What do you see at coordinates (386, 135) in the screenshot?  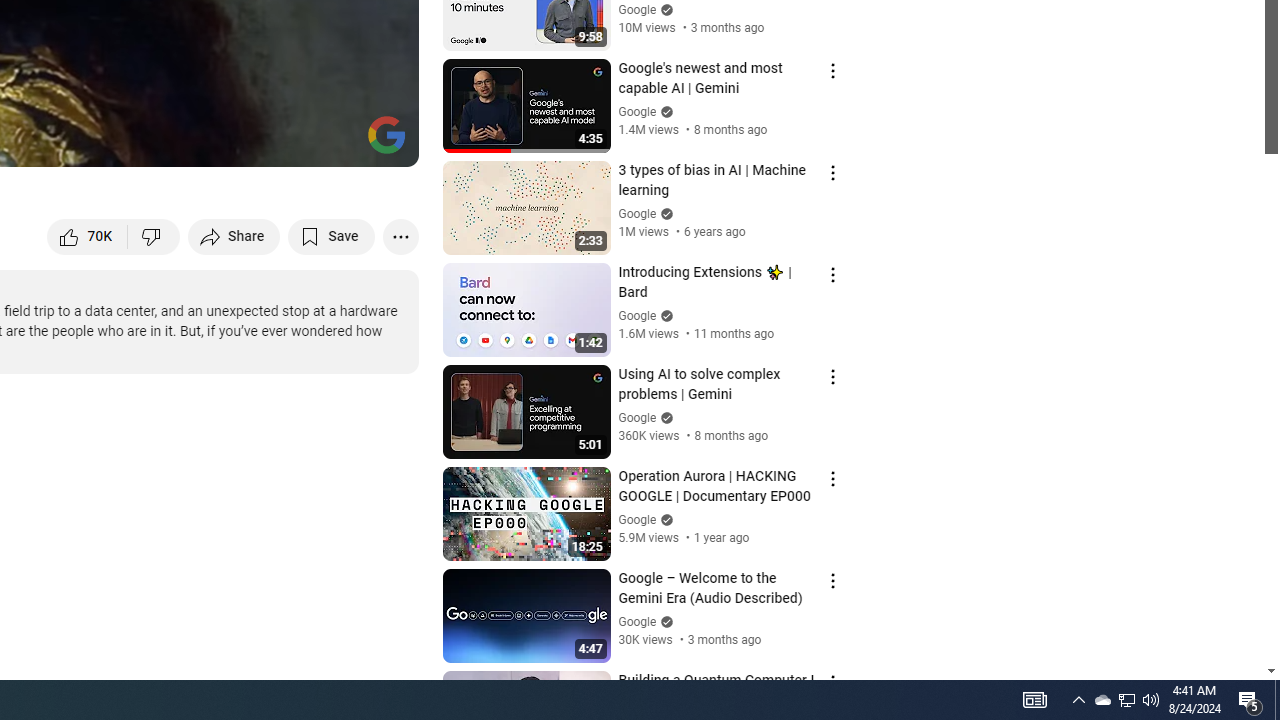 I see `'Channel watermark'` at bounding box center [386, 135].